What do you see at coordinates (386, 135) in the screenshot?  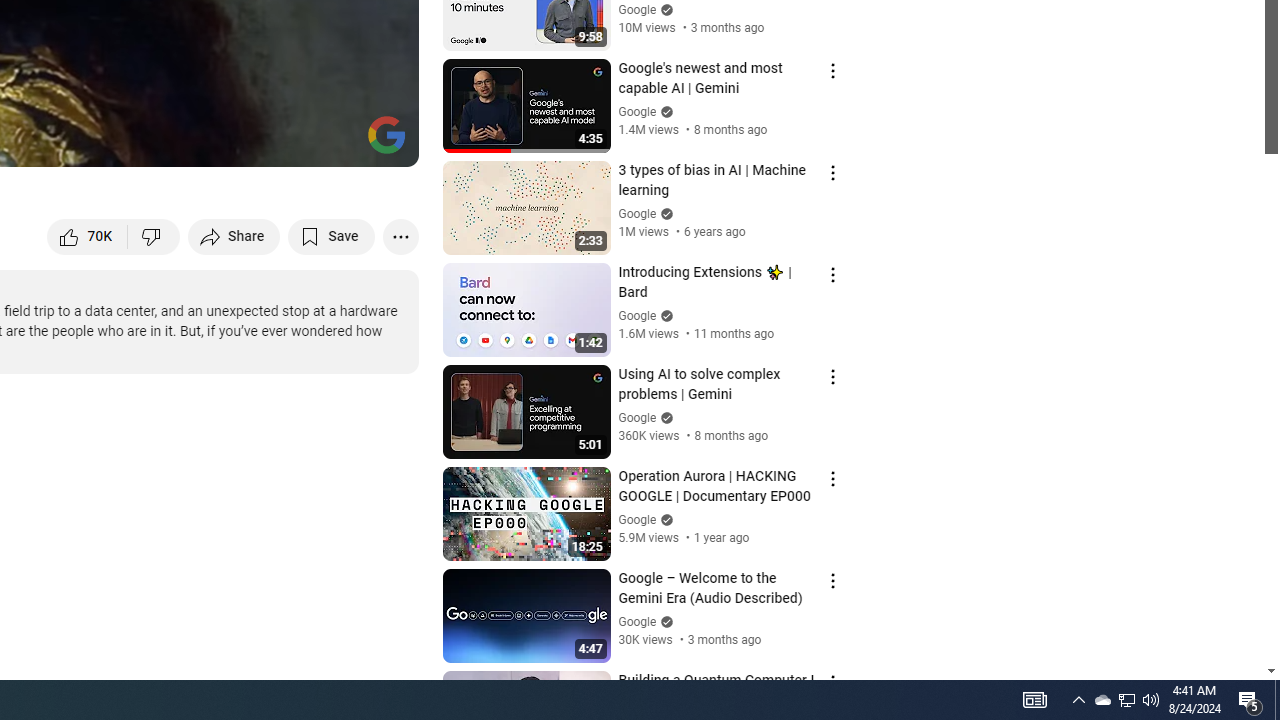 I see `'Channel watermark'` at bounding box center [386, 135].